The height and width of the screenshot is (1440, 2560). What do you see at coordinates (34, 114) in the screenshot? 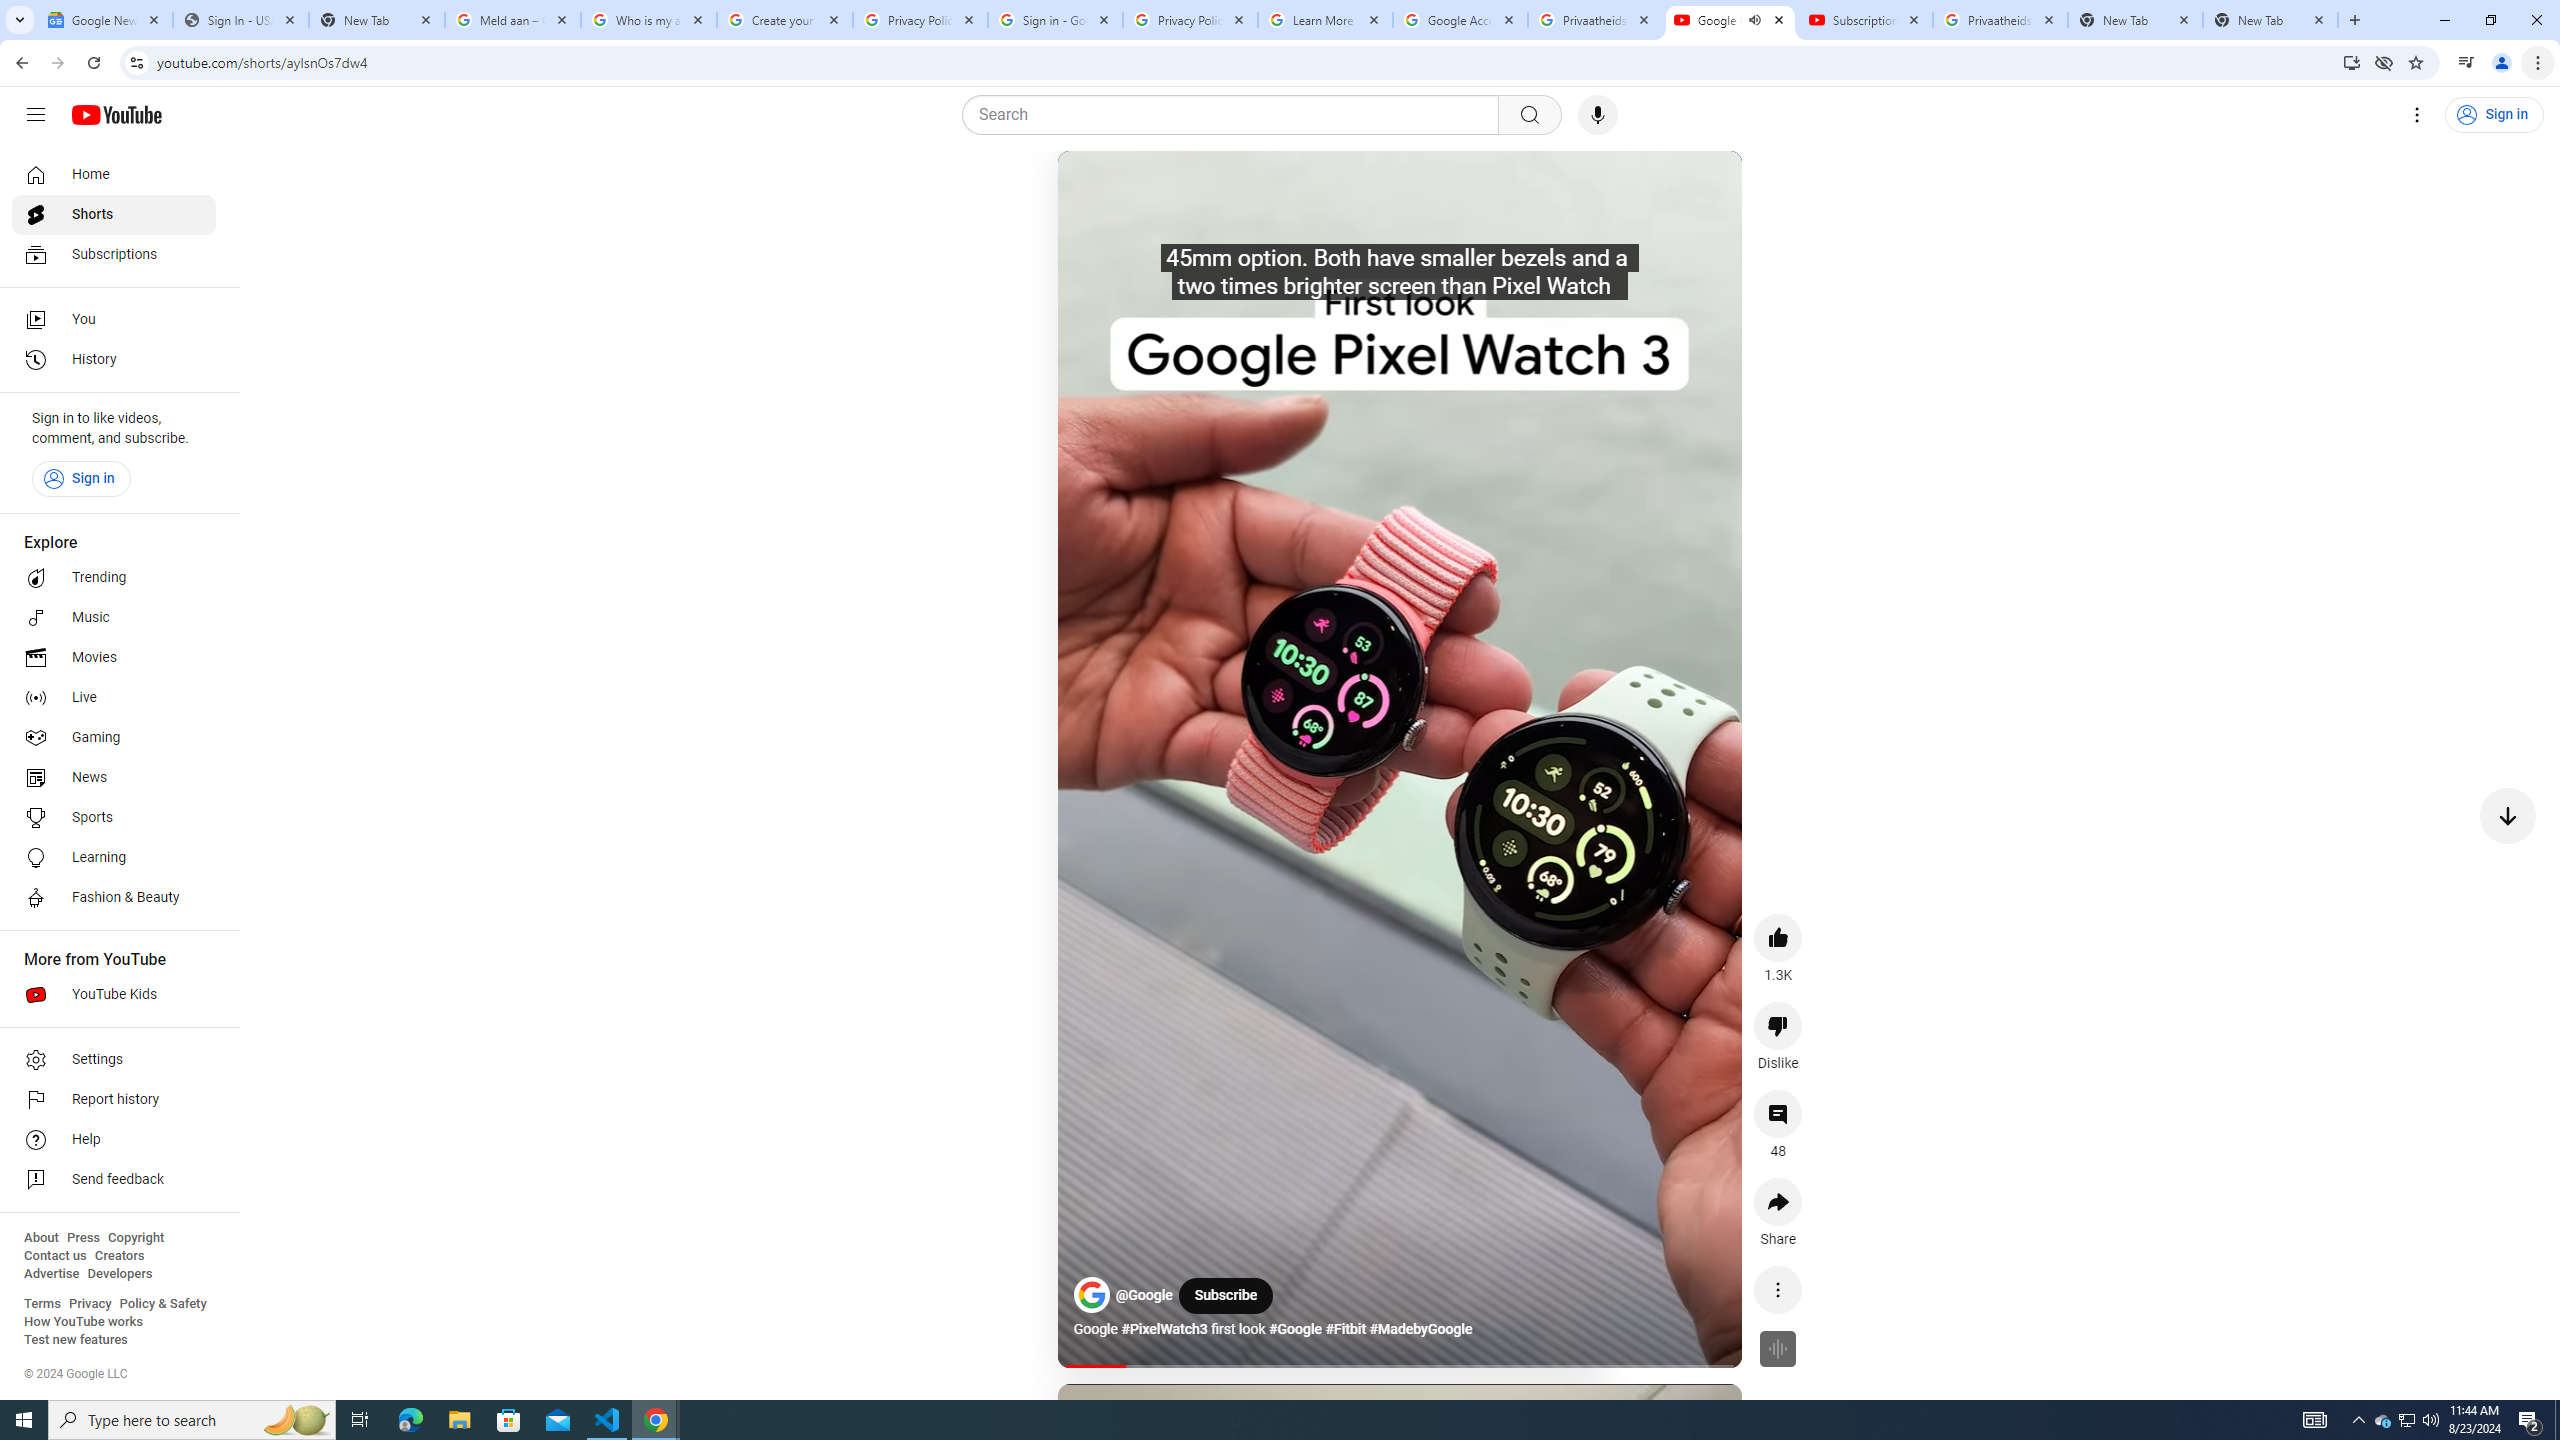
I see `'Guide'` at bounding box center [34, 114].